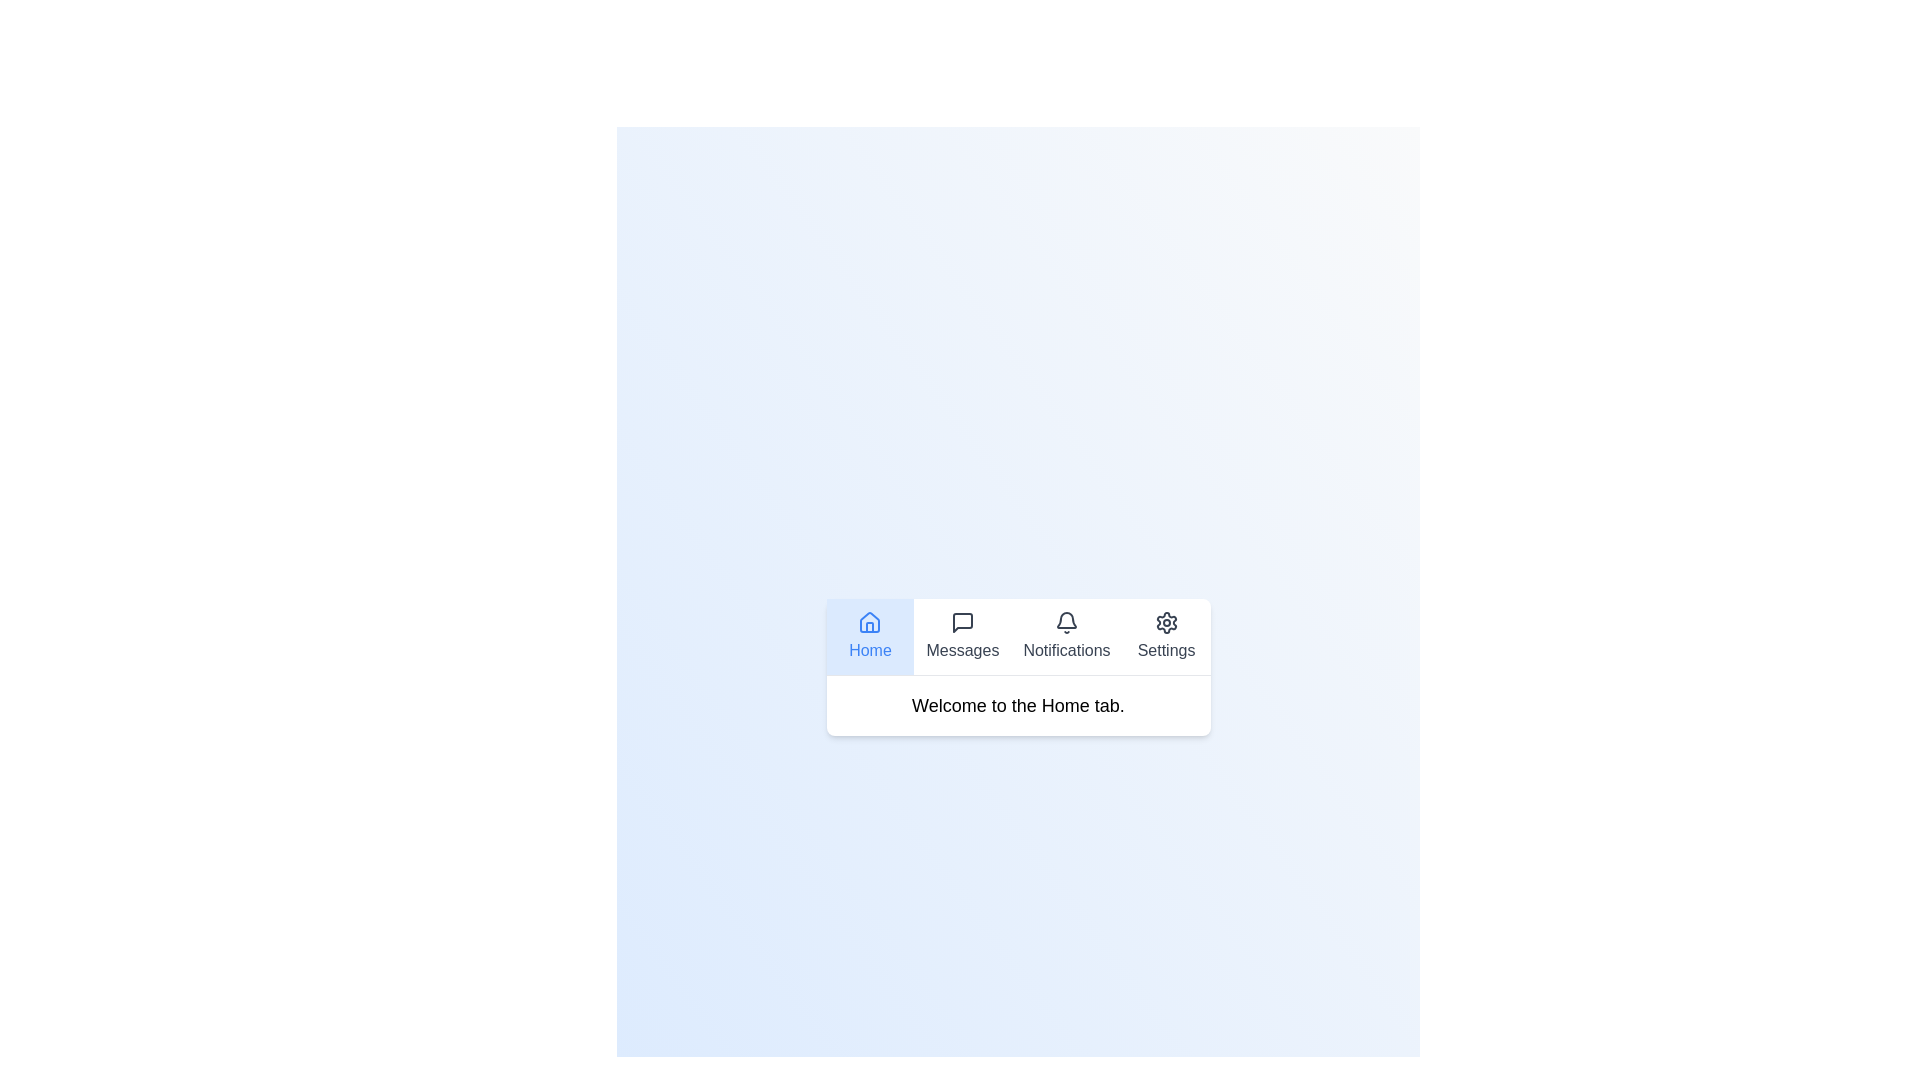 This screenshot has width=1920, height=1080. What do you see at coordinates (1166, 621) in the screenshot?
I see `the cogwheel-like settings icon located as the rightmost element in the horizontal menu bar at the bottom of the interface` at bounding box center [1166, 621].